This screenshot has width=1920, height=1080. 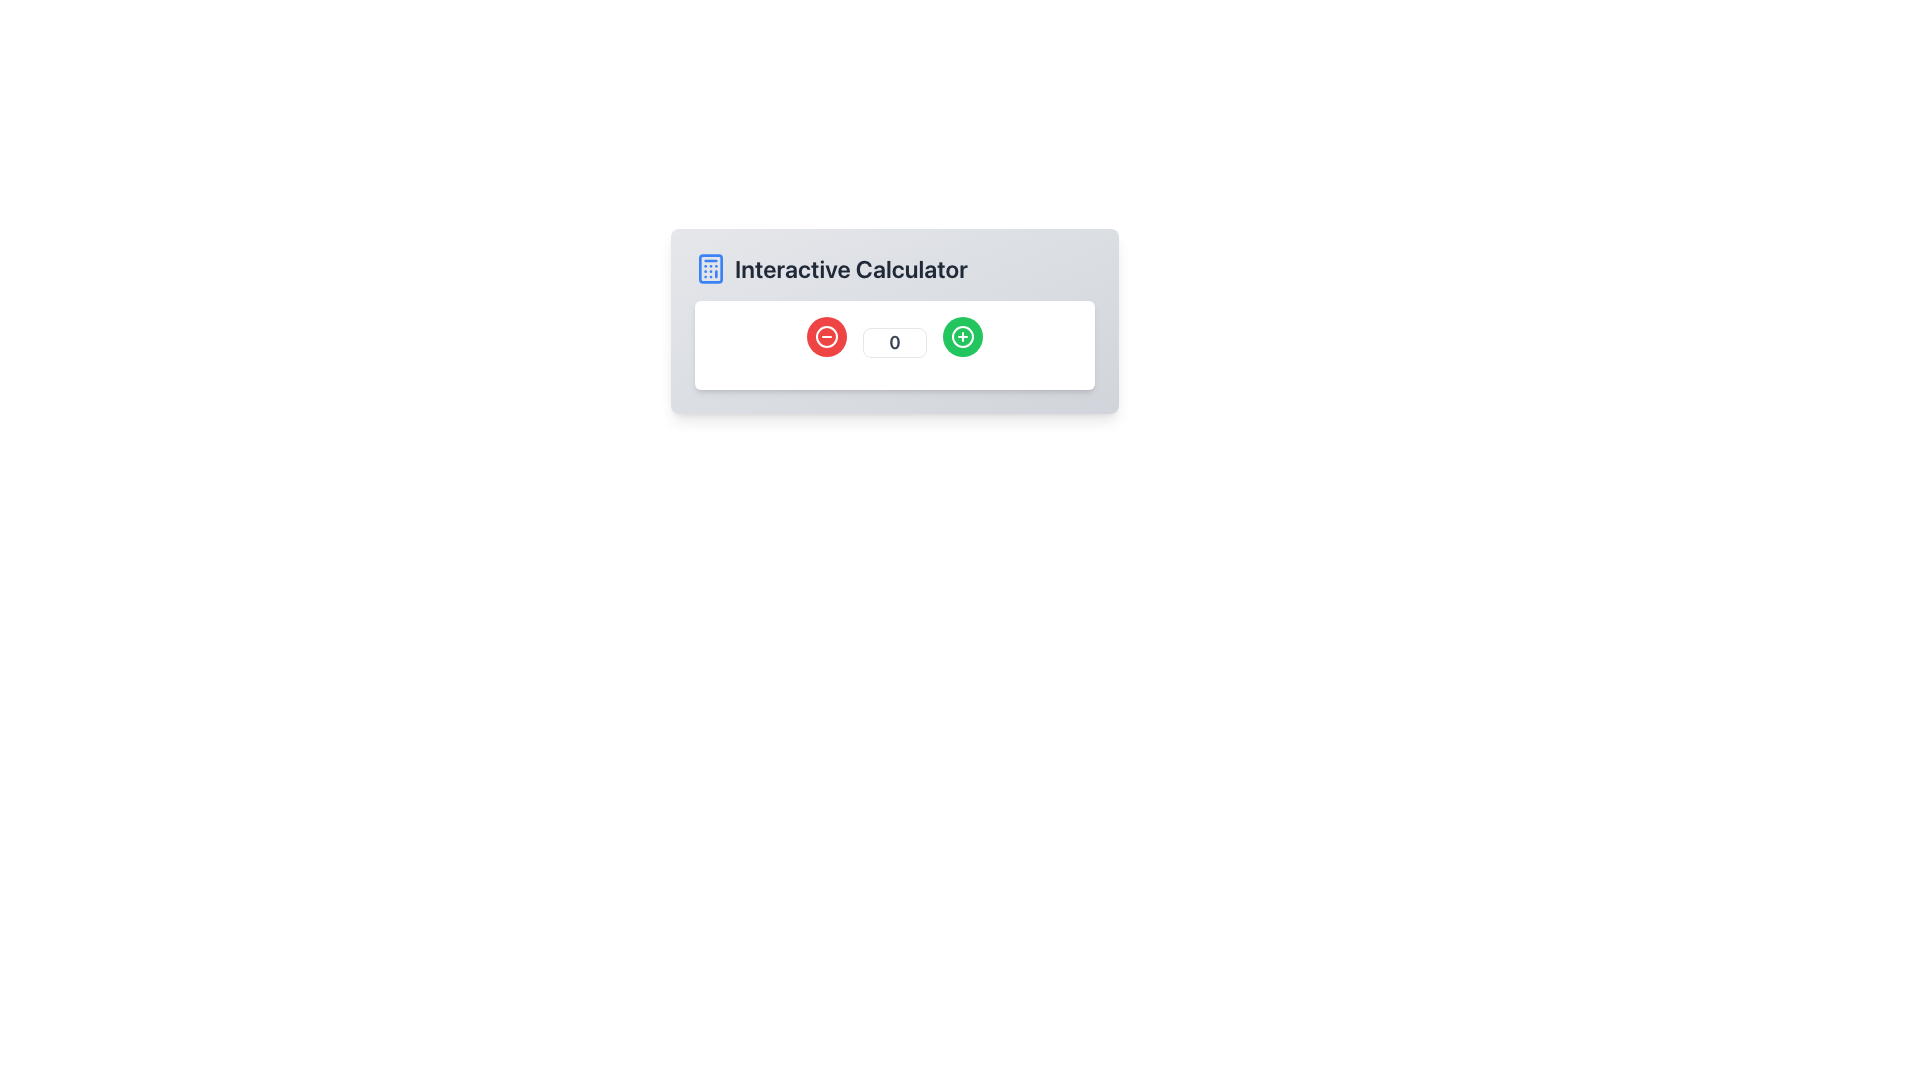 I want to click on the decorative circular element with a red fill and white bar, located inside the red button under the 'Interactive Calculator' heading, so click(x=826, y=335).